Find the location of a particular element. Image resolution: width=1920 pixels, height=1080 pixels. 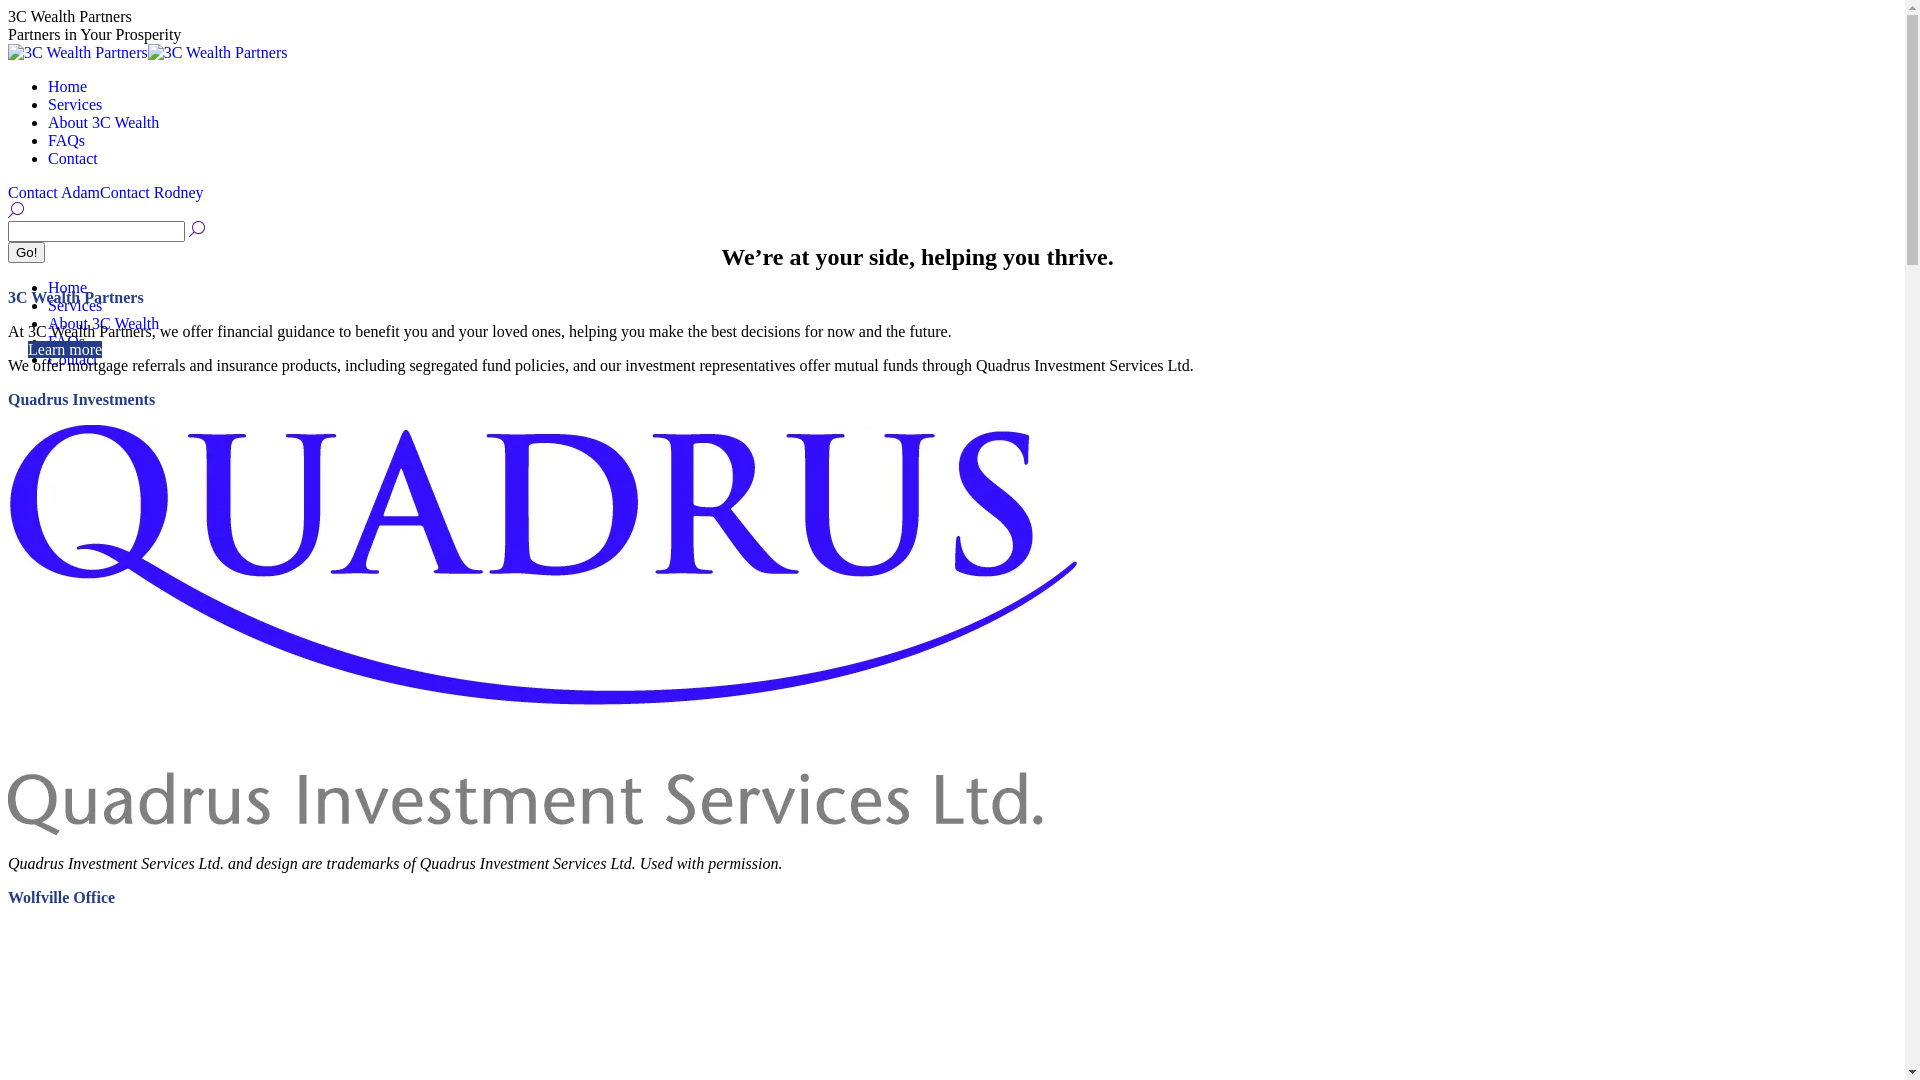

'Search form' is located at coordinates (95, 230).